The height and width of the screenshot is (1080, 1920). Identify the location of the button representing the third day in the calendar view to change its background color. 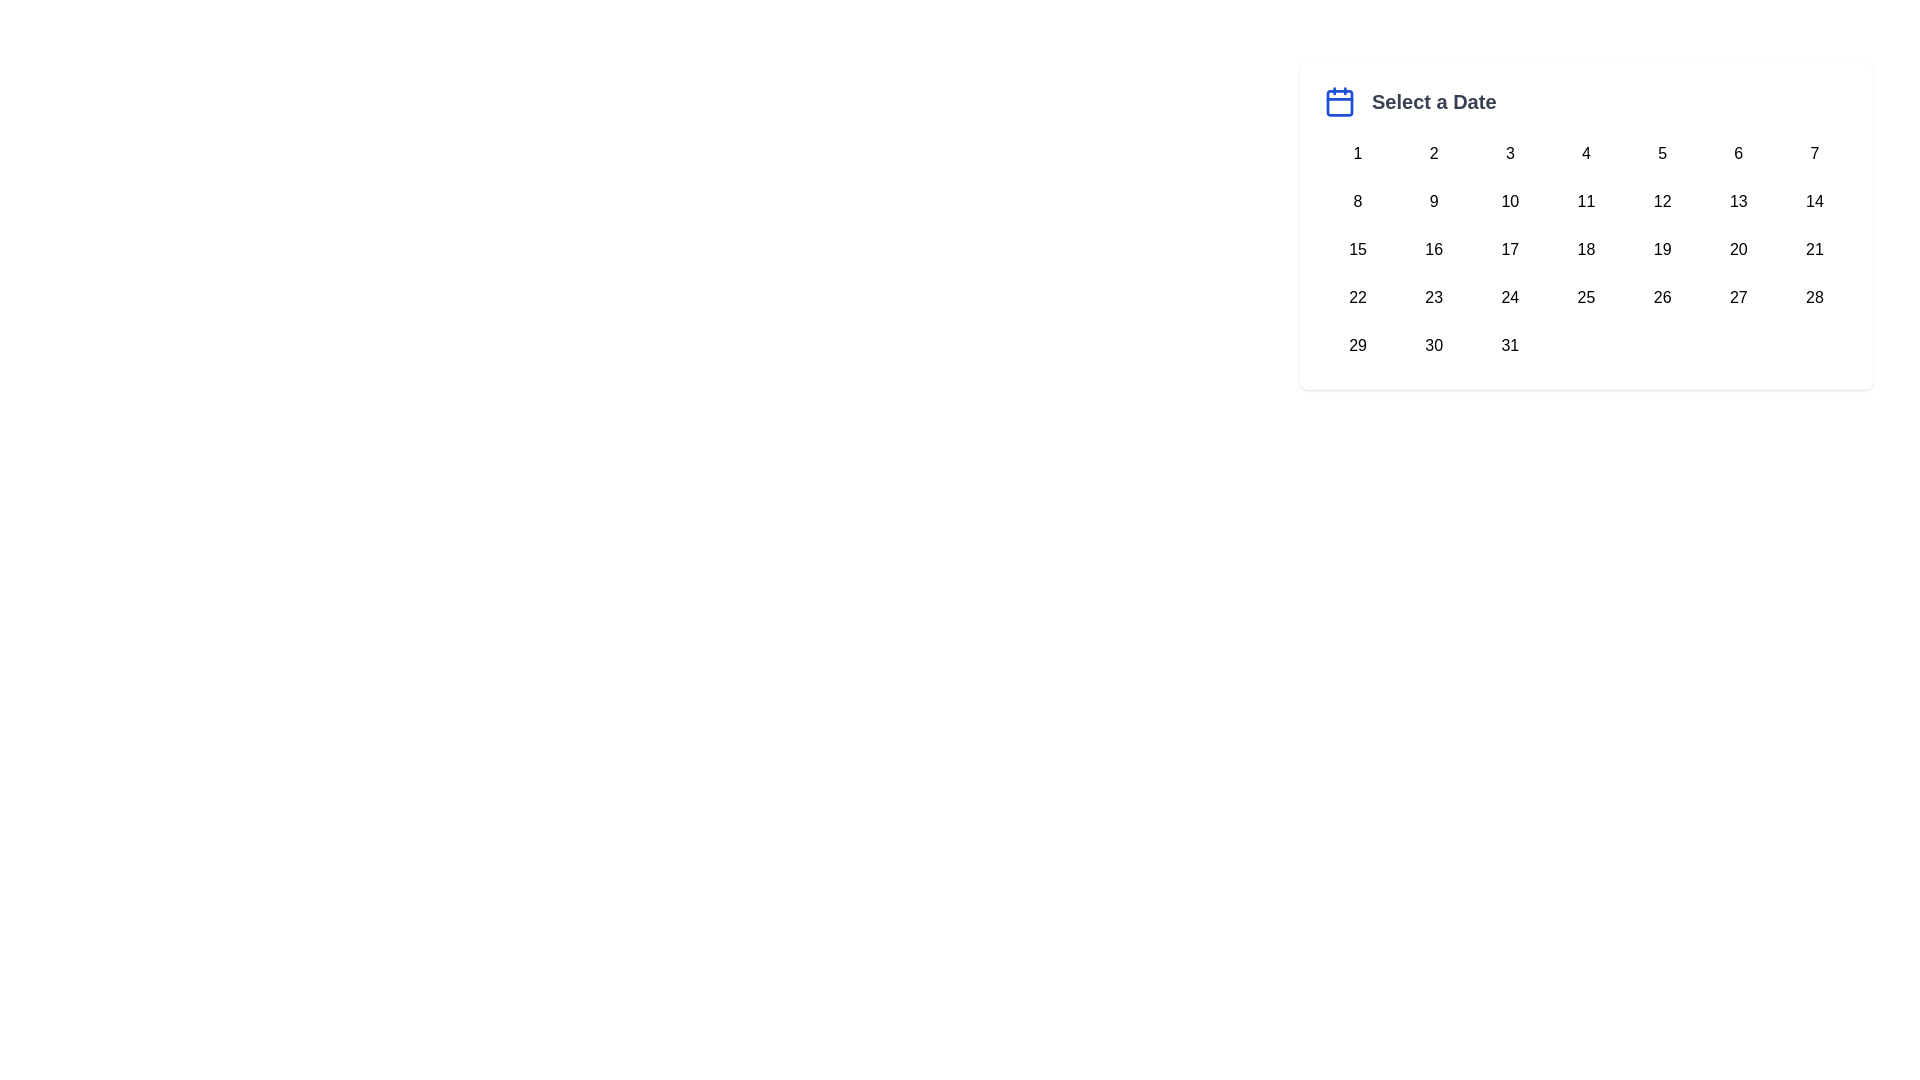
(1510, 153).